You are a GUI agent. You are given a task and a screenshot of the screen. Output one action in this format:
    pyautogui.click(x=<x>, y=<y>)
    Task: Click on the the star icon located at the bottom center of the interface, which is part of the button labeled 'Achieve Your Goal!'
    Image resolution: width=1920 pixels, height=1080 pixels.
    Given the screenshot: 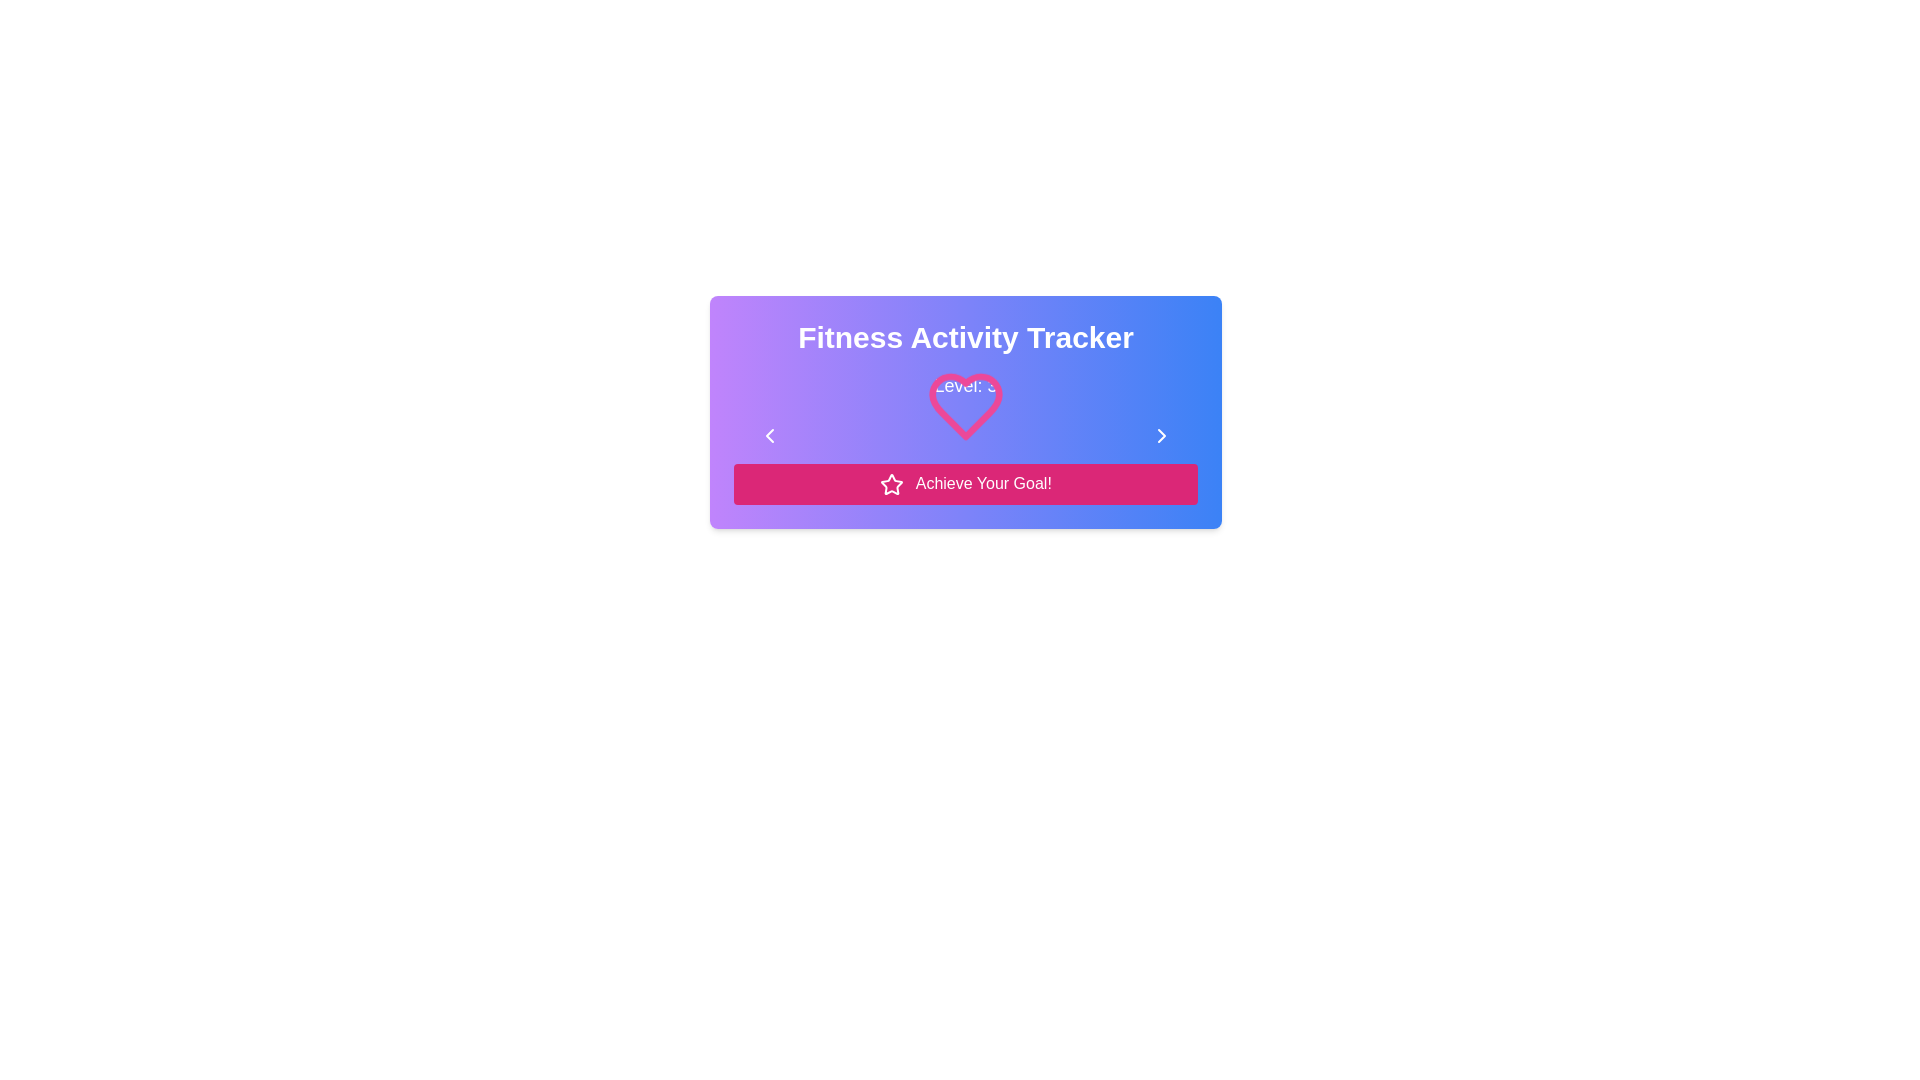 What is the action you would take?
    pyautogui.click(x=891, y=484)
    